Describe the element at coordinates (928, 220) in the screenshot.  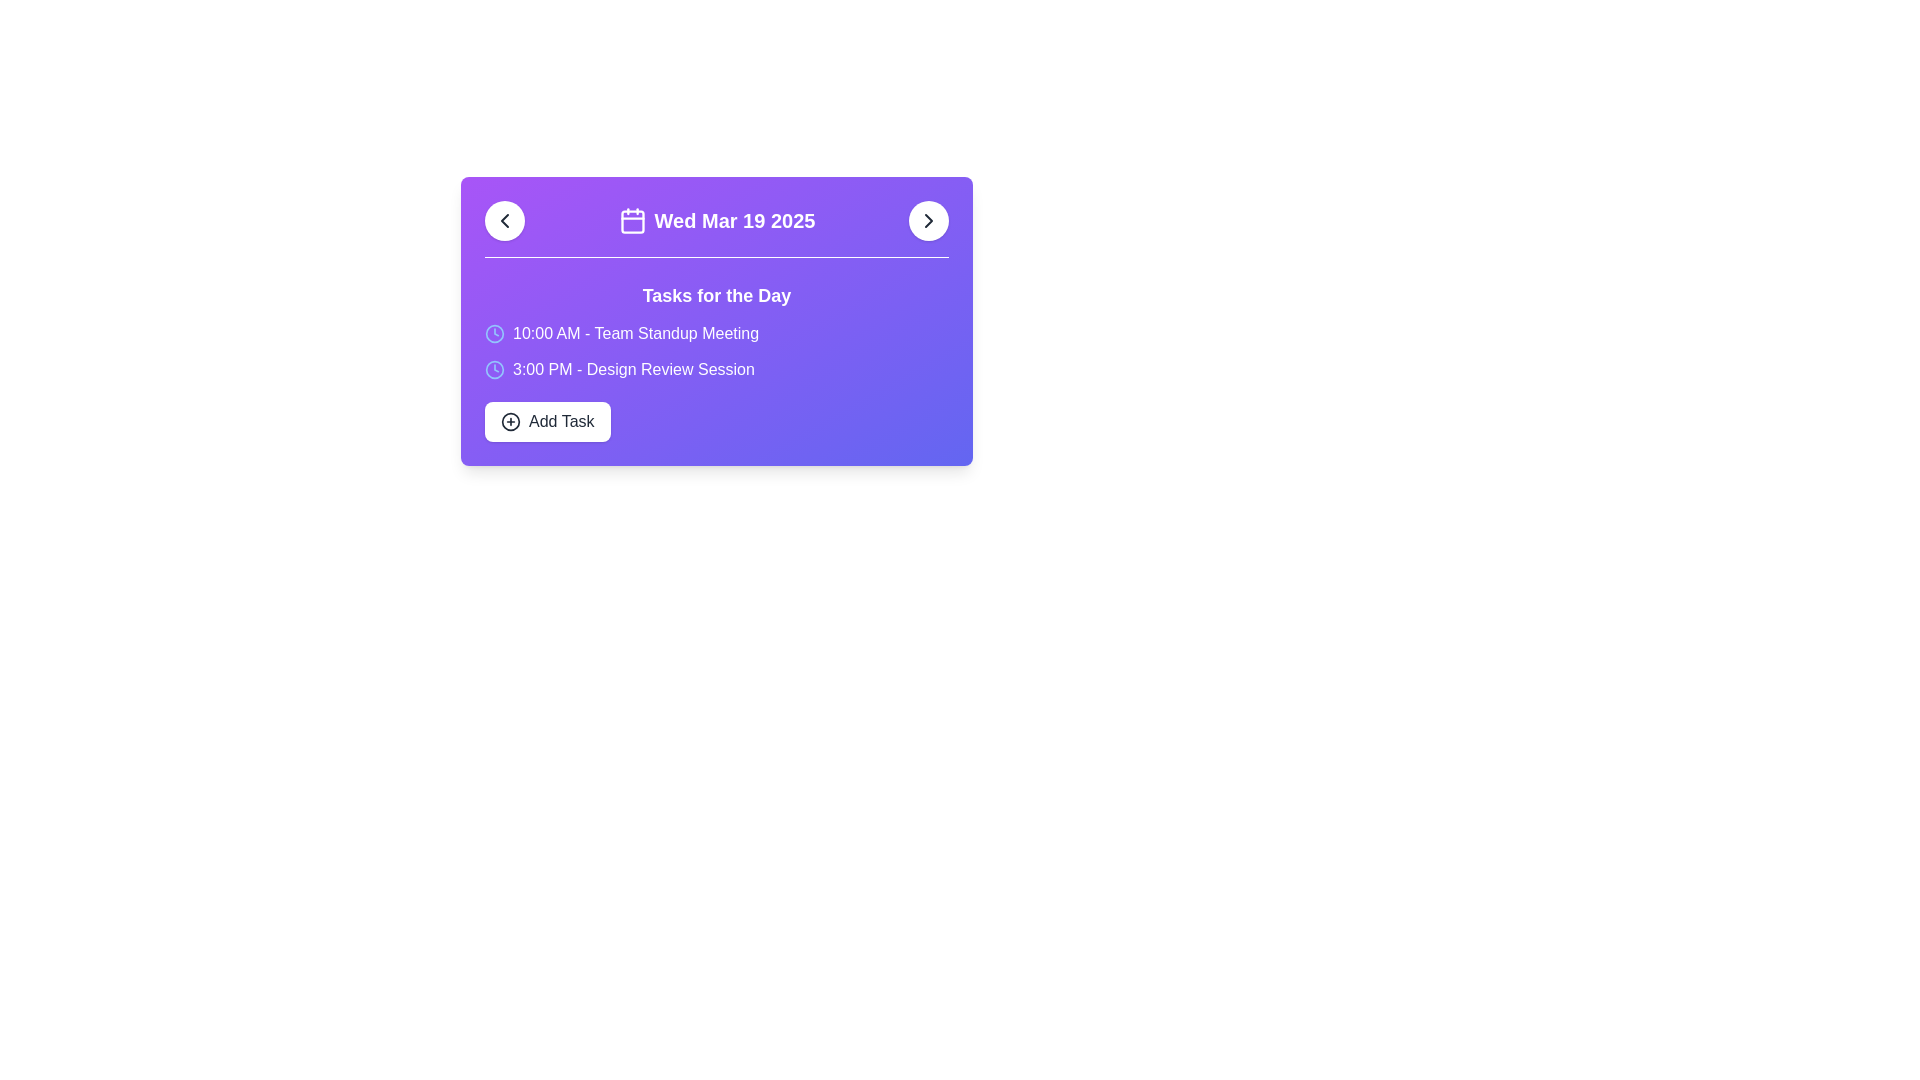
I see `the triangular-shaped right-pointing icon located in the top-right corner of the card-like section` at that location.